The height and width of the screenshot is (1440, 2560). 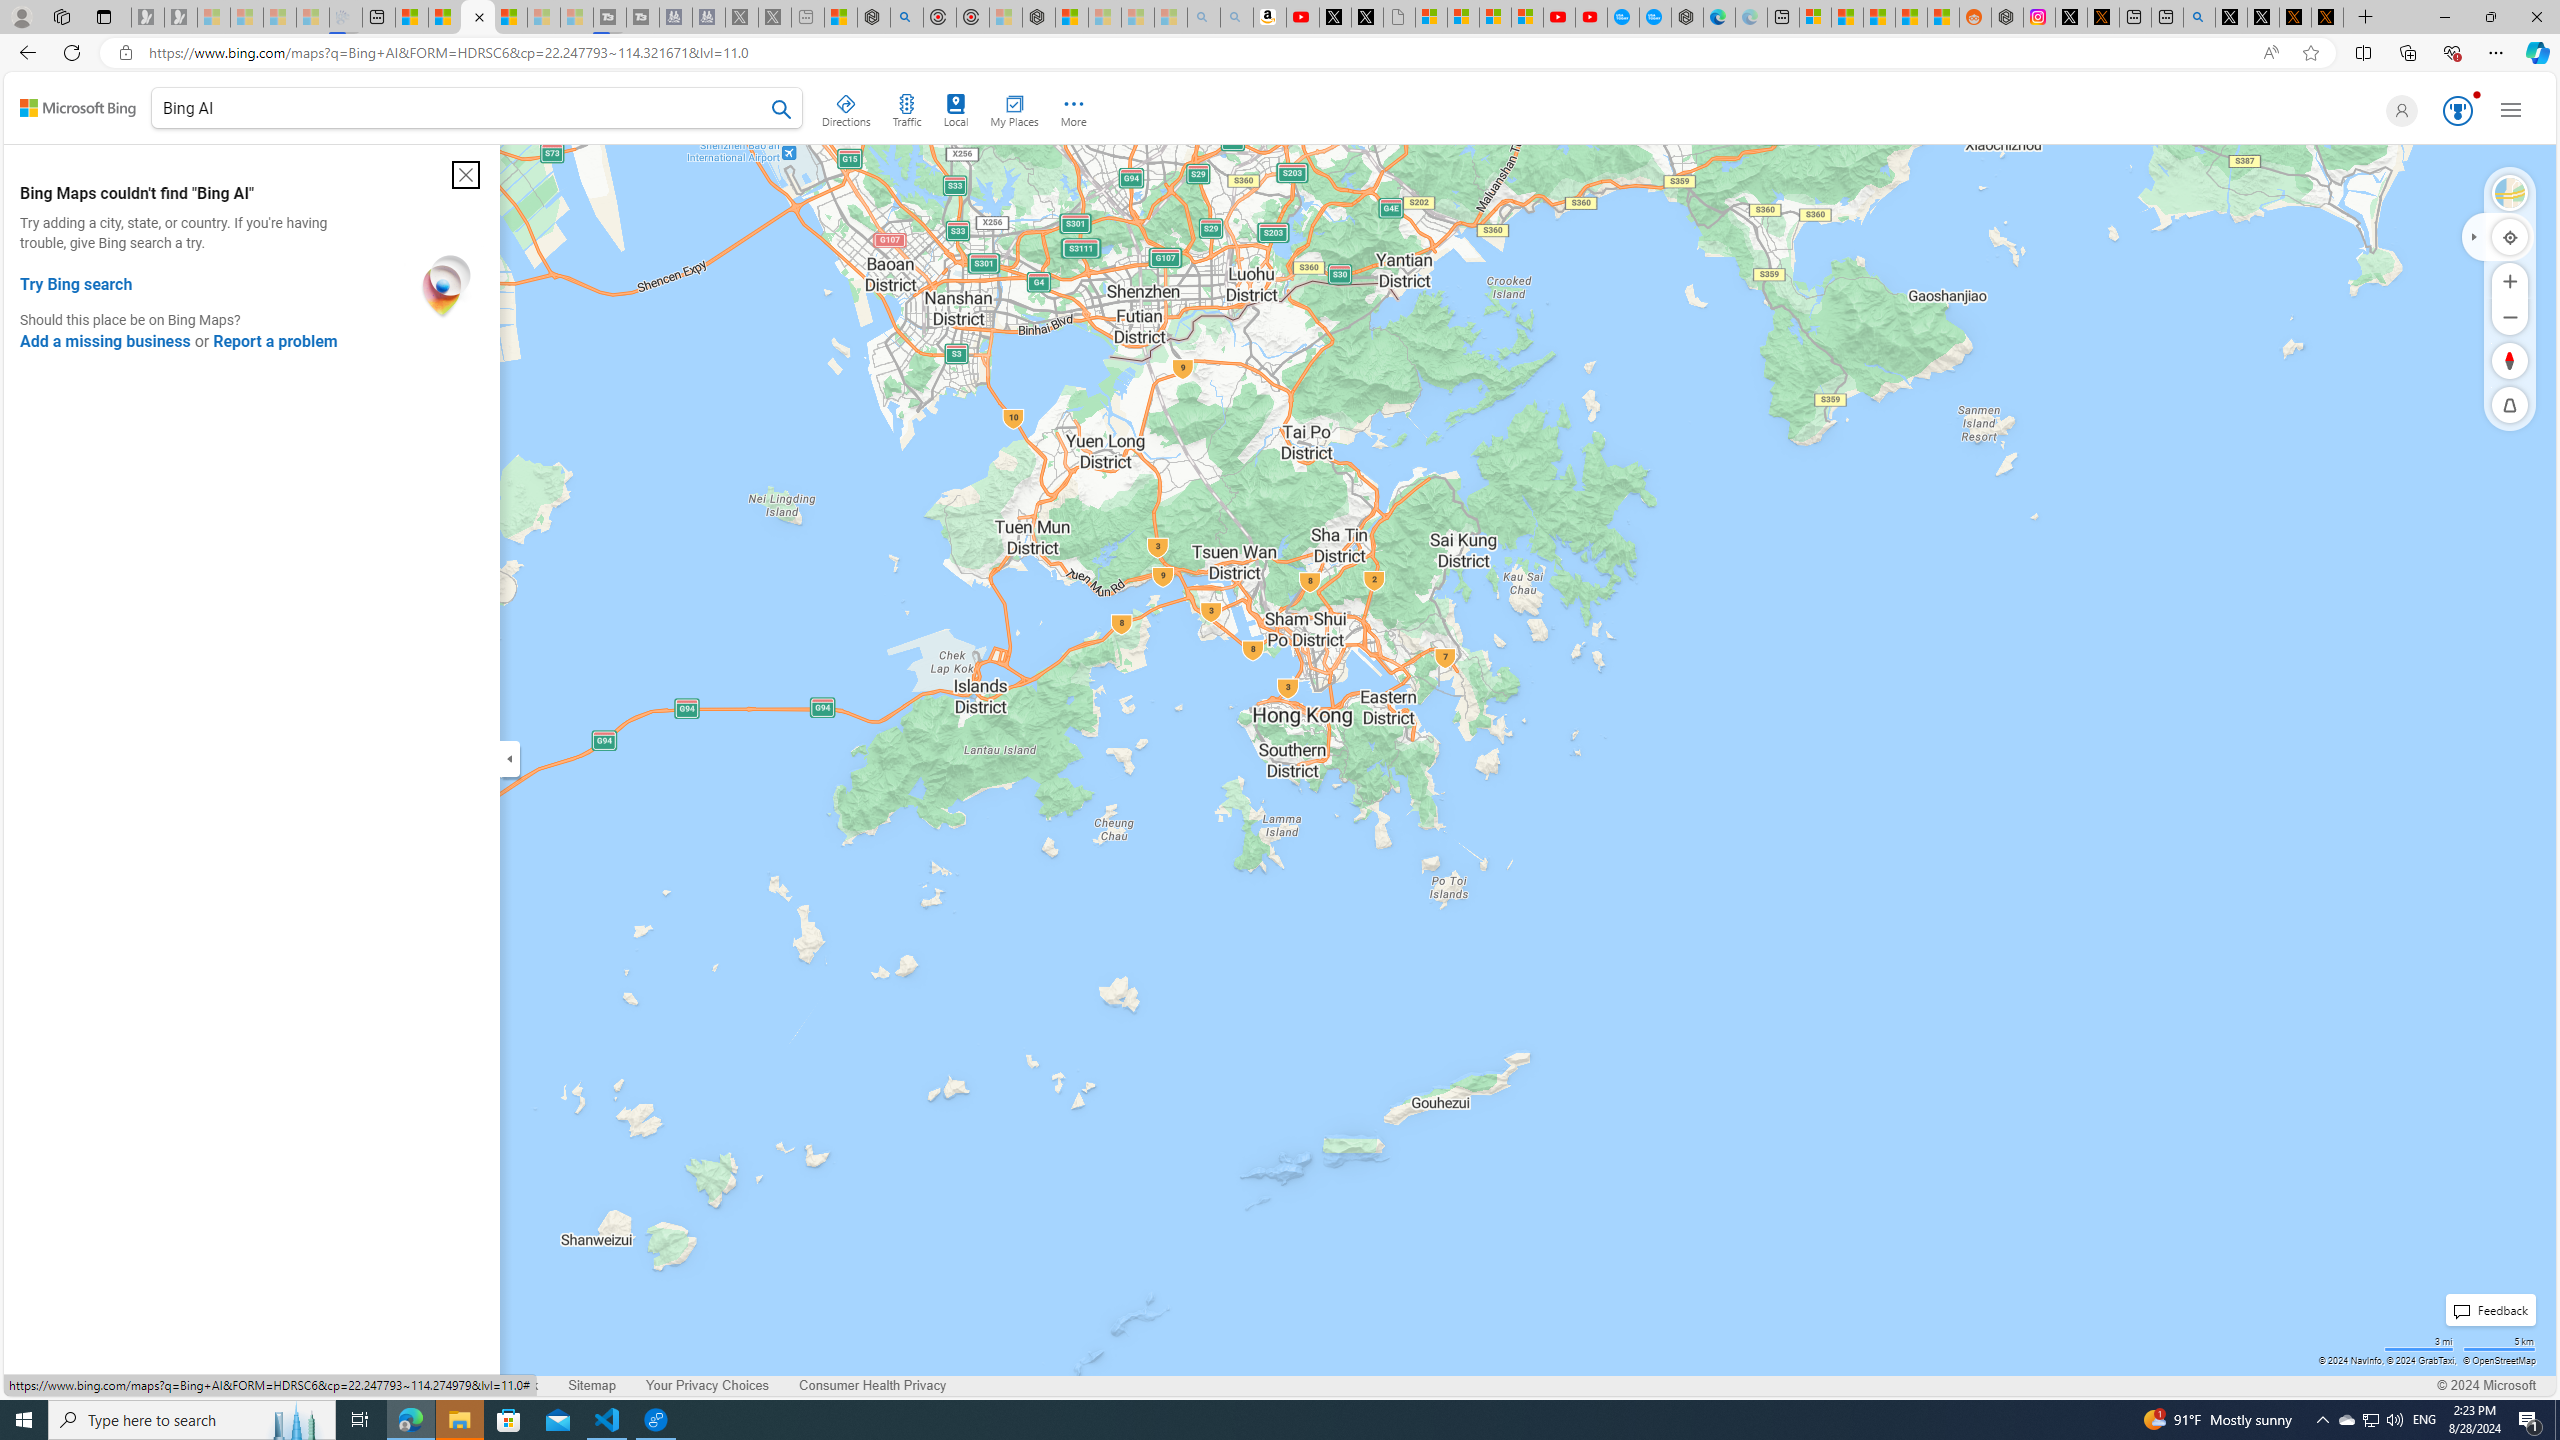 What do you see at coordinates (2327, 16) in the screenshot?
I see `'X Privacy Policy'` at bounding box center [2327, 16].